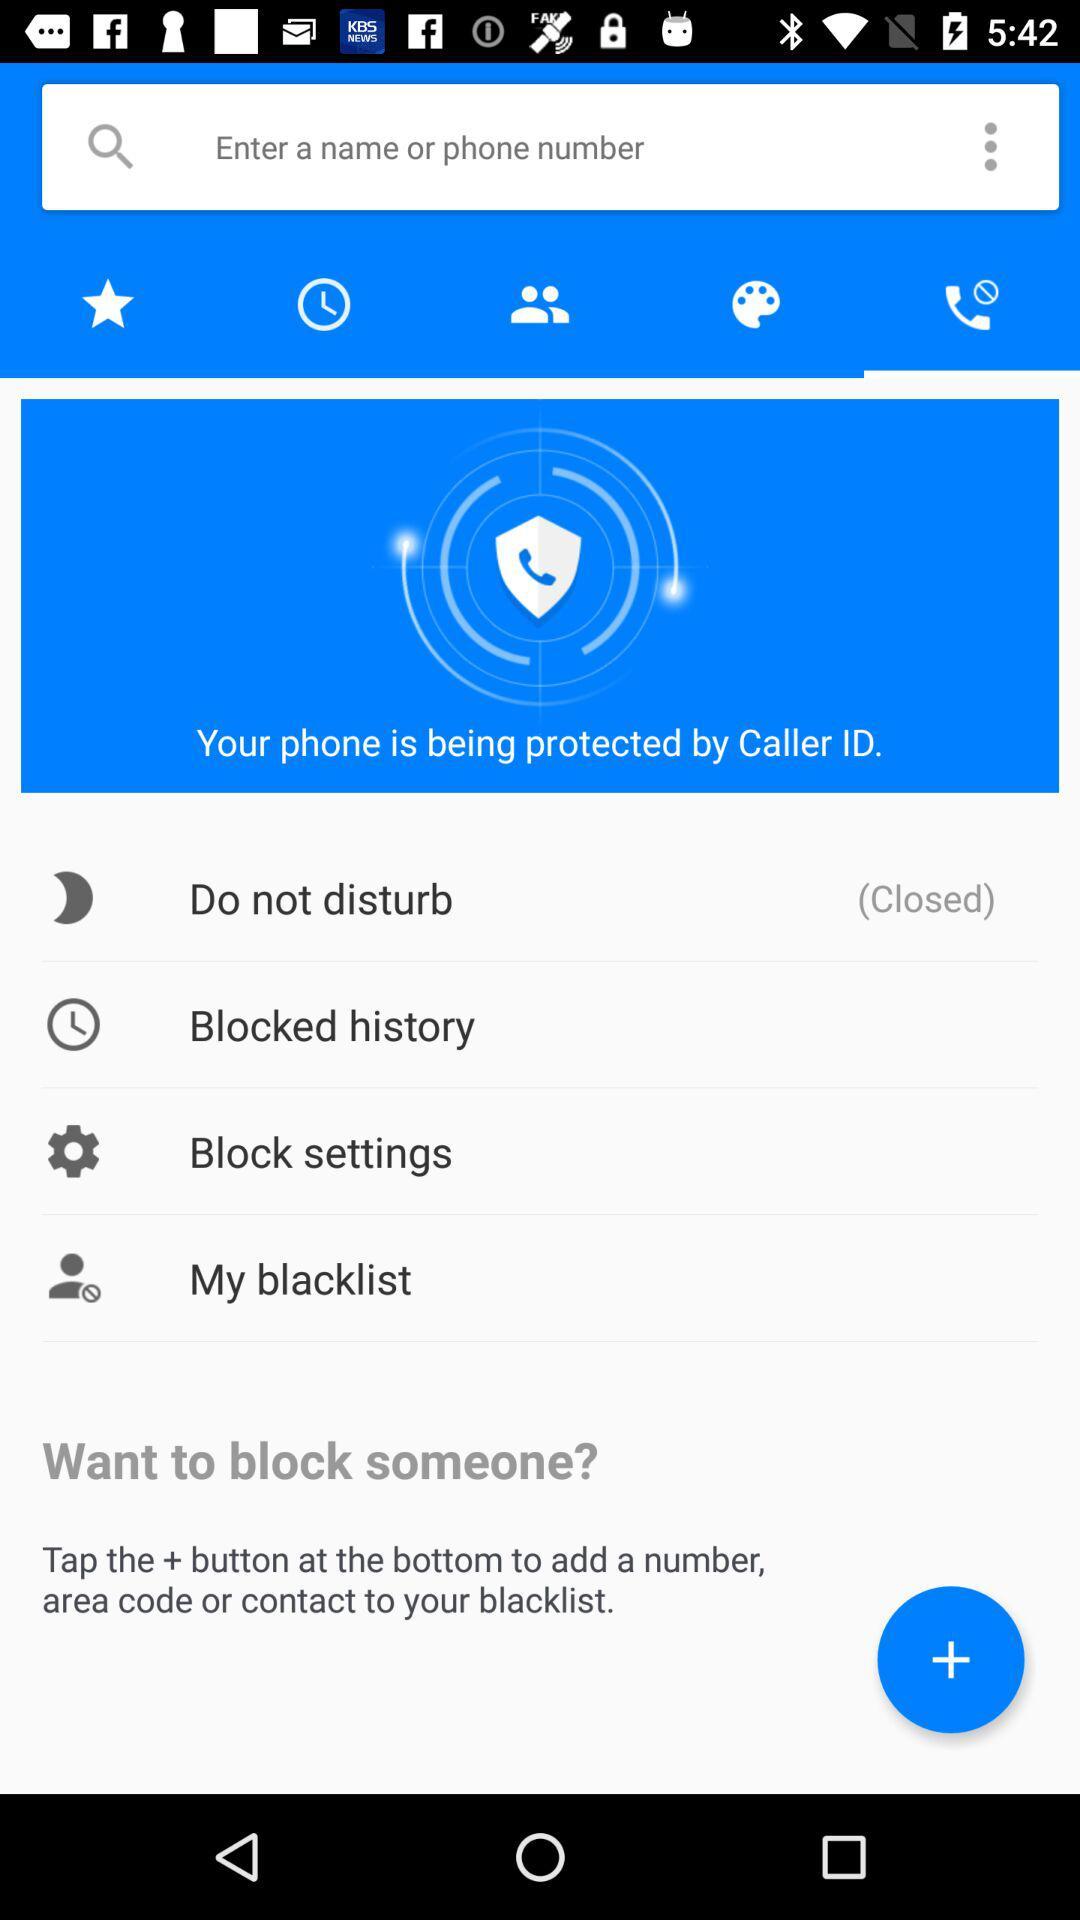 The width and height of the screenshot is (1080, 1920). Describe the element at coordinates (950, 1659) in the screenshot. I see `the add icon` at that location.